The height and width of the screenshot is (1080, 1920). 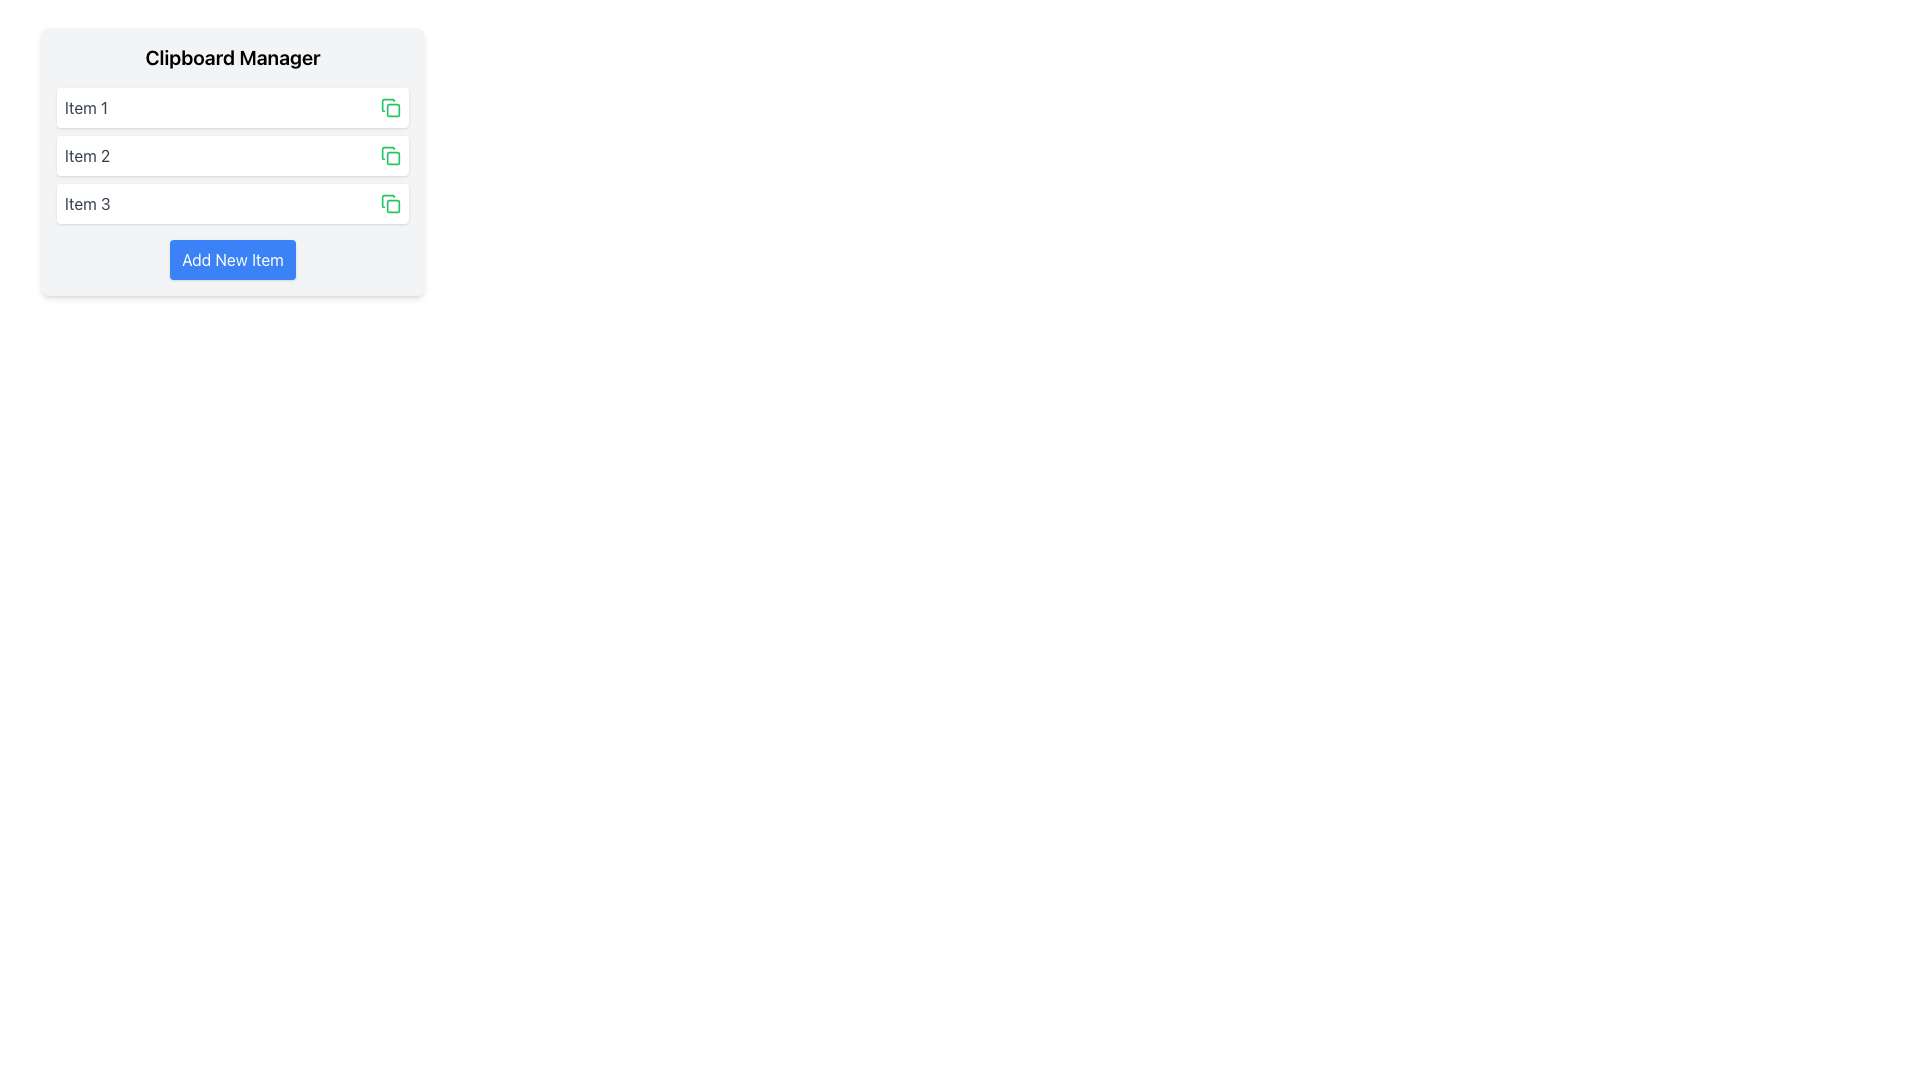 What do you see at coordinates (393, 157) in the screenshot?
I see `the rectangular icon element with rounded corners representing a clipboard, located within 'Item 2' of the 'Clipboard Manager'` at bounding box center [393, 157].